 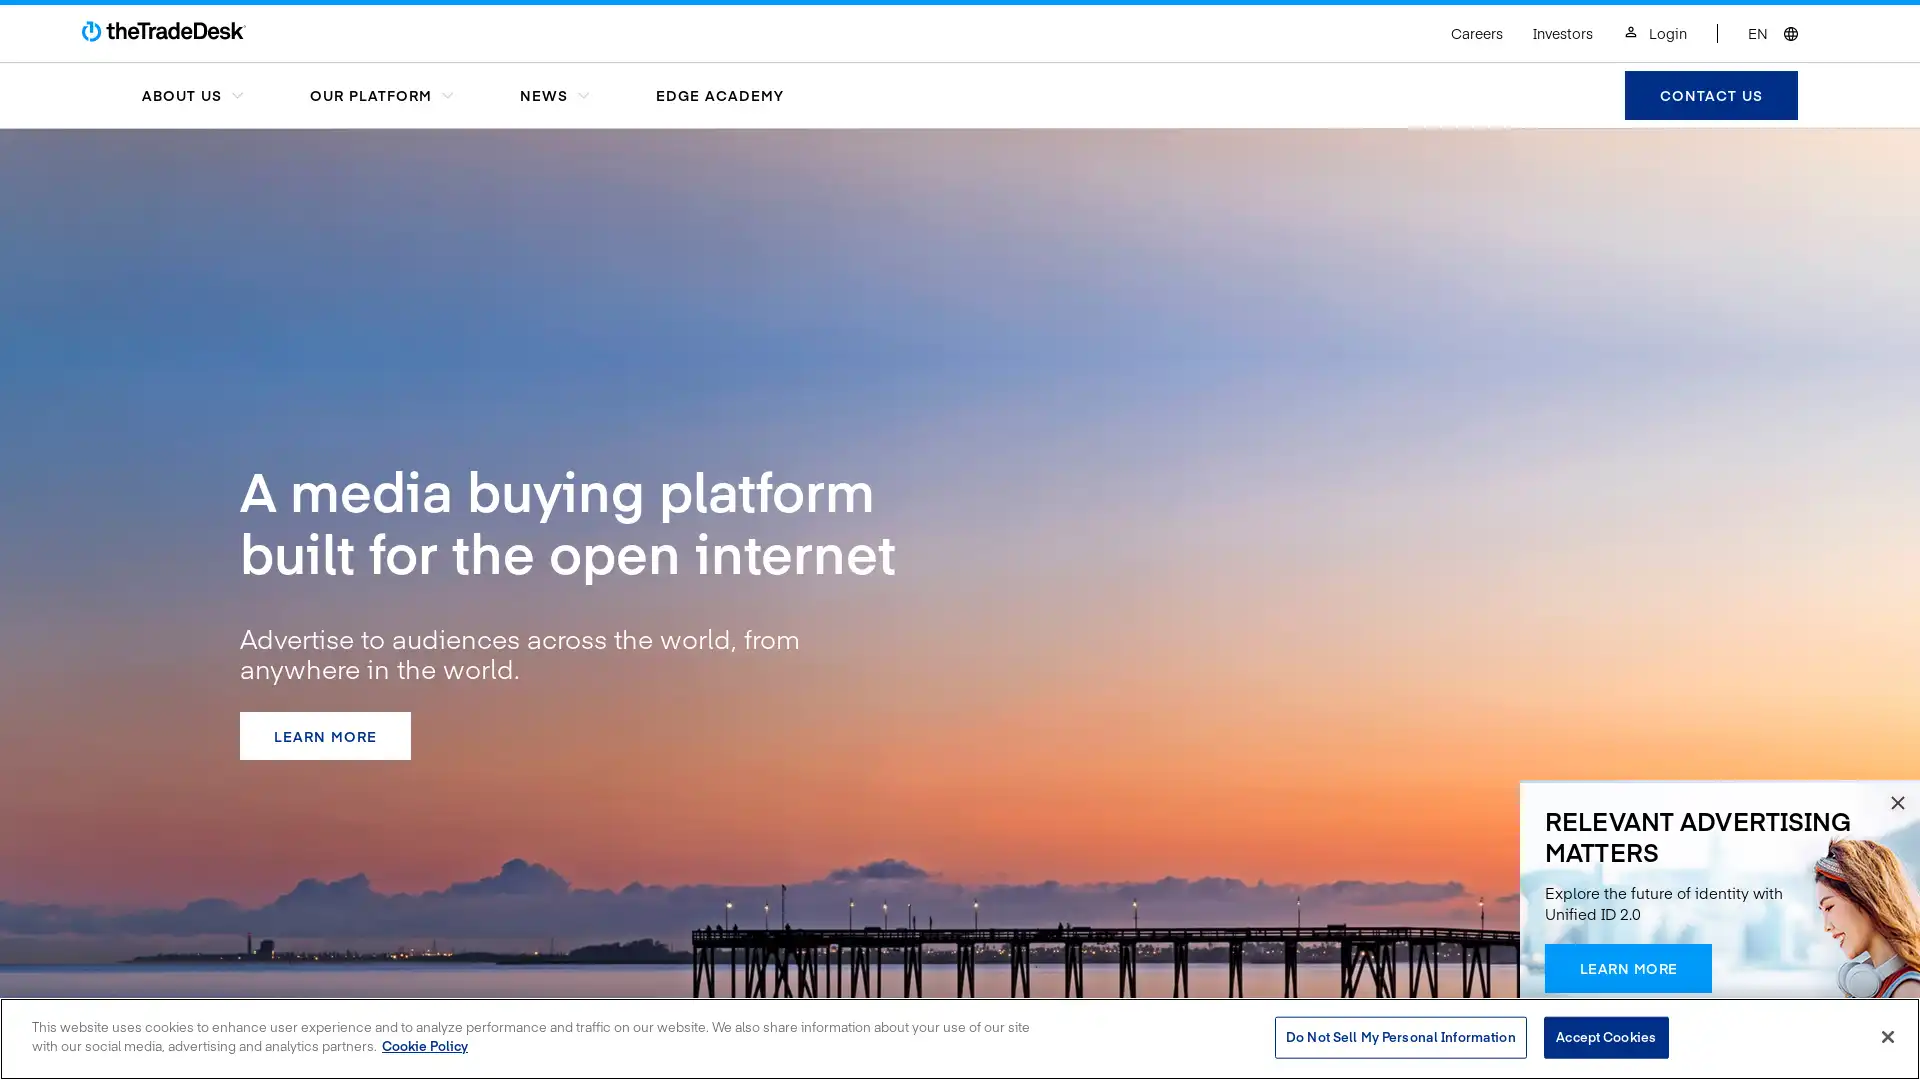 I want to click on Accept Cookies, so click(x=1605, y=1036).